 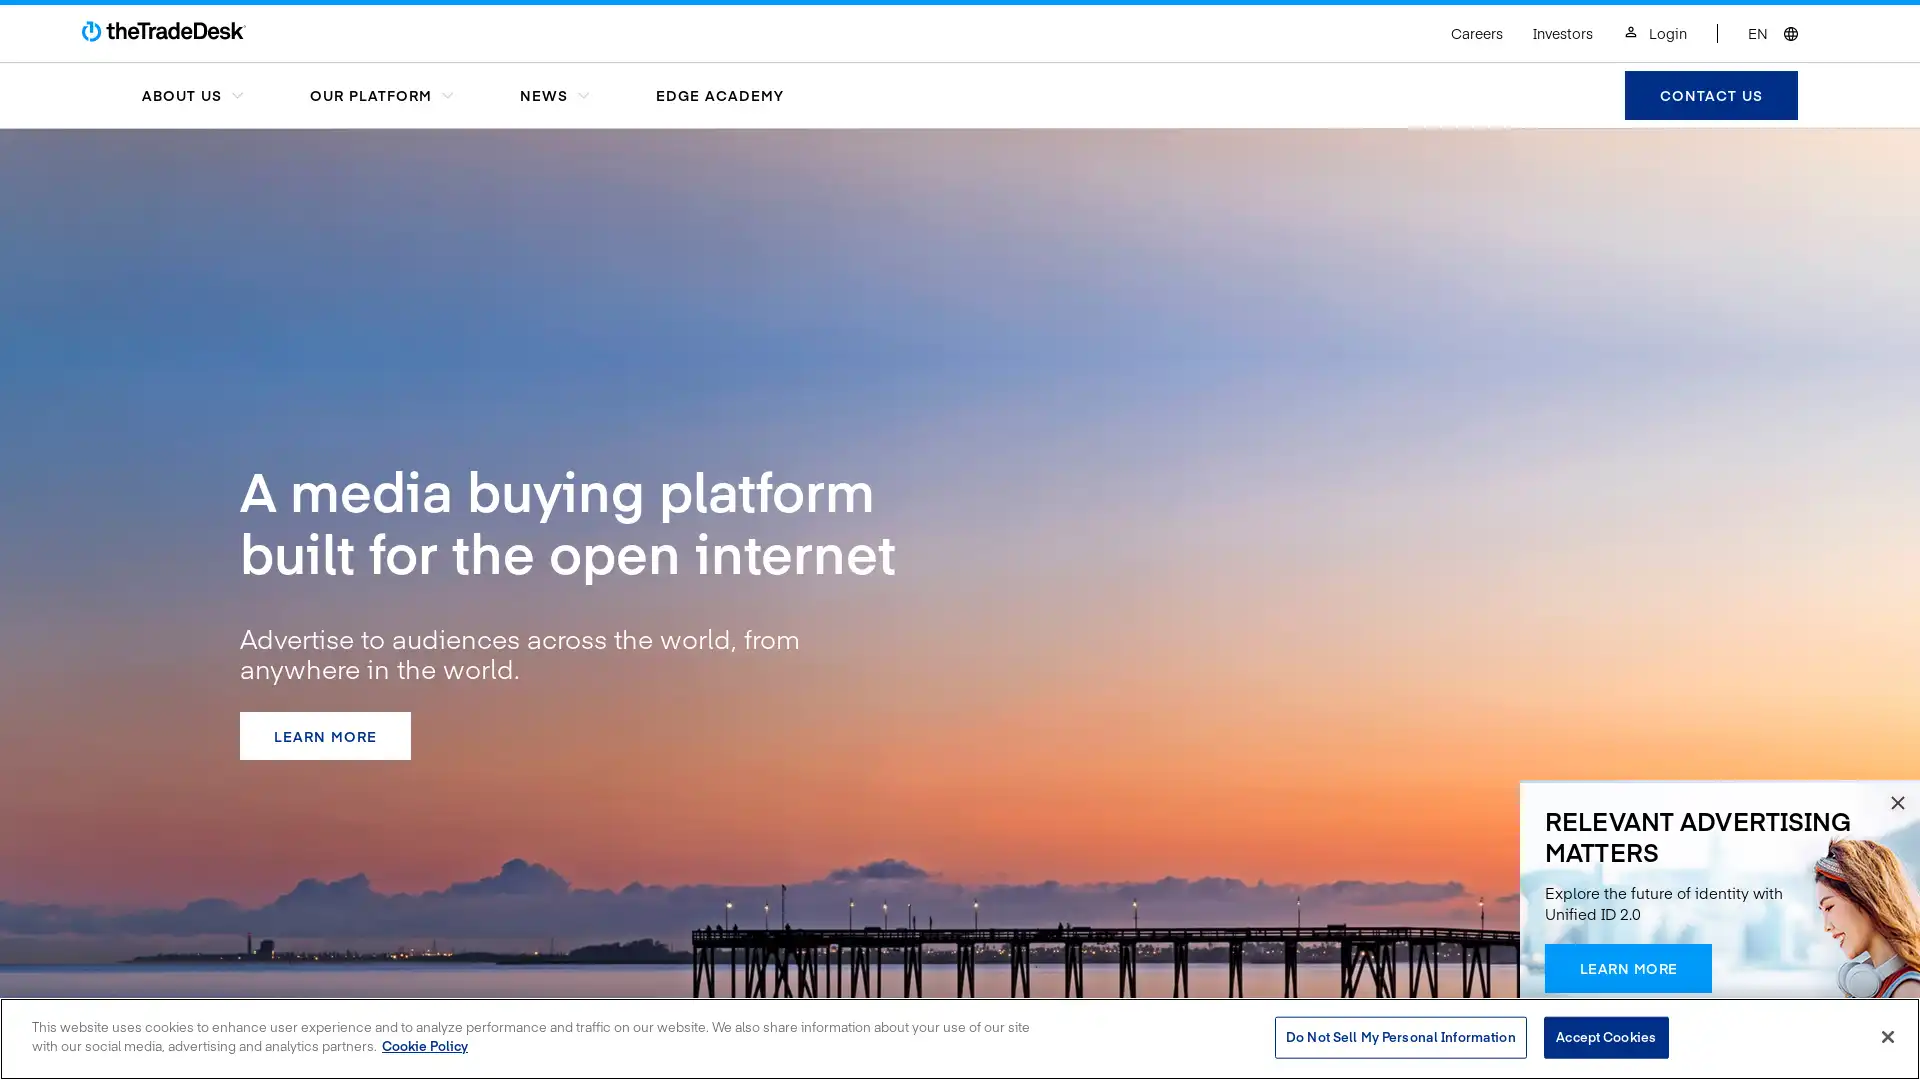 I want to click on Accept Cookies, so click(x=1605, y=1036).